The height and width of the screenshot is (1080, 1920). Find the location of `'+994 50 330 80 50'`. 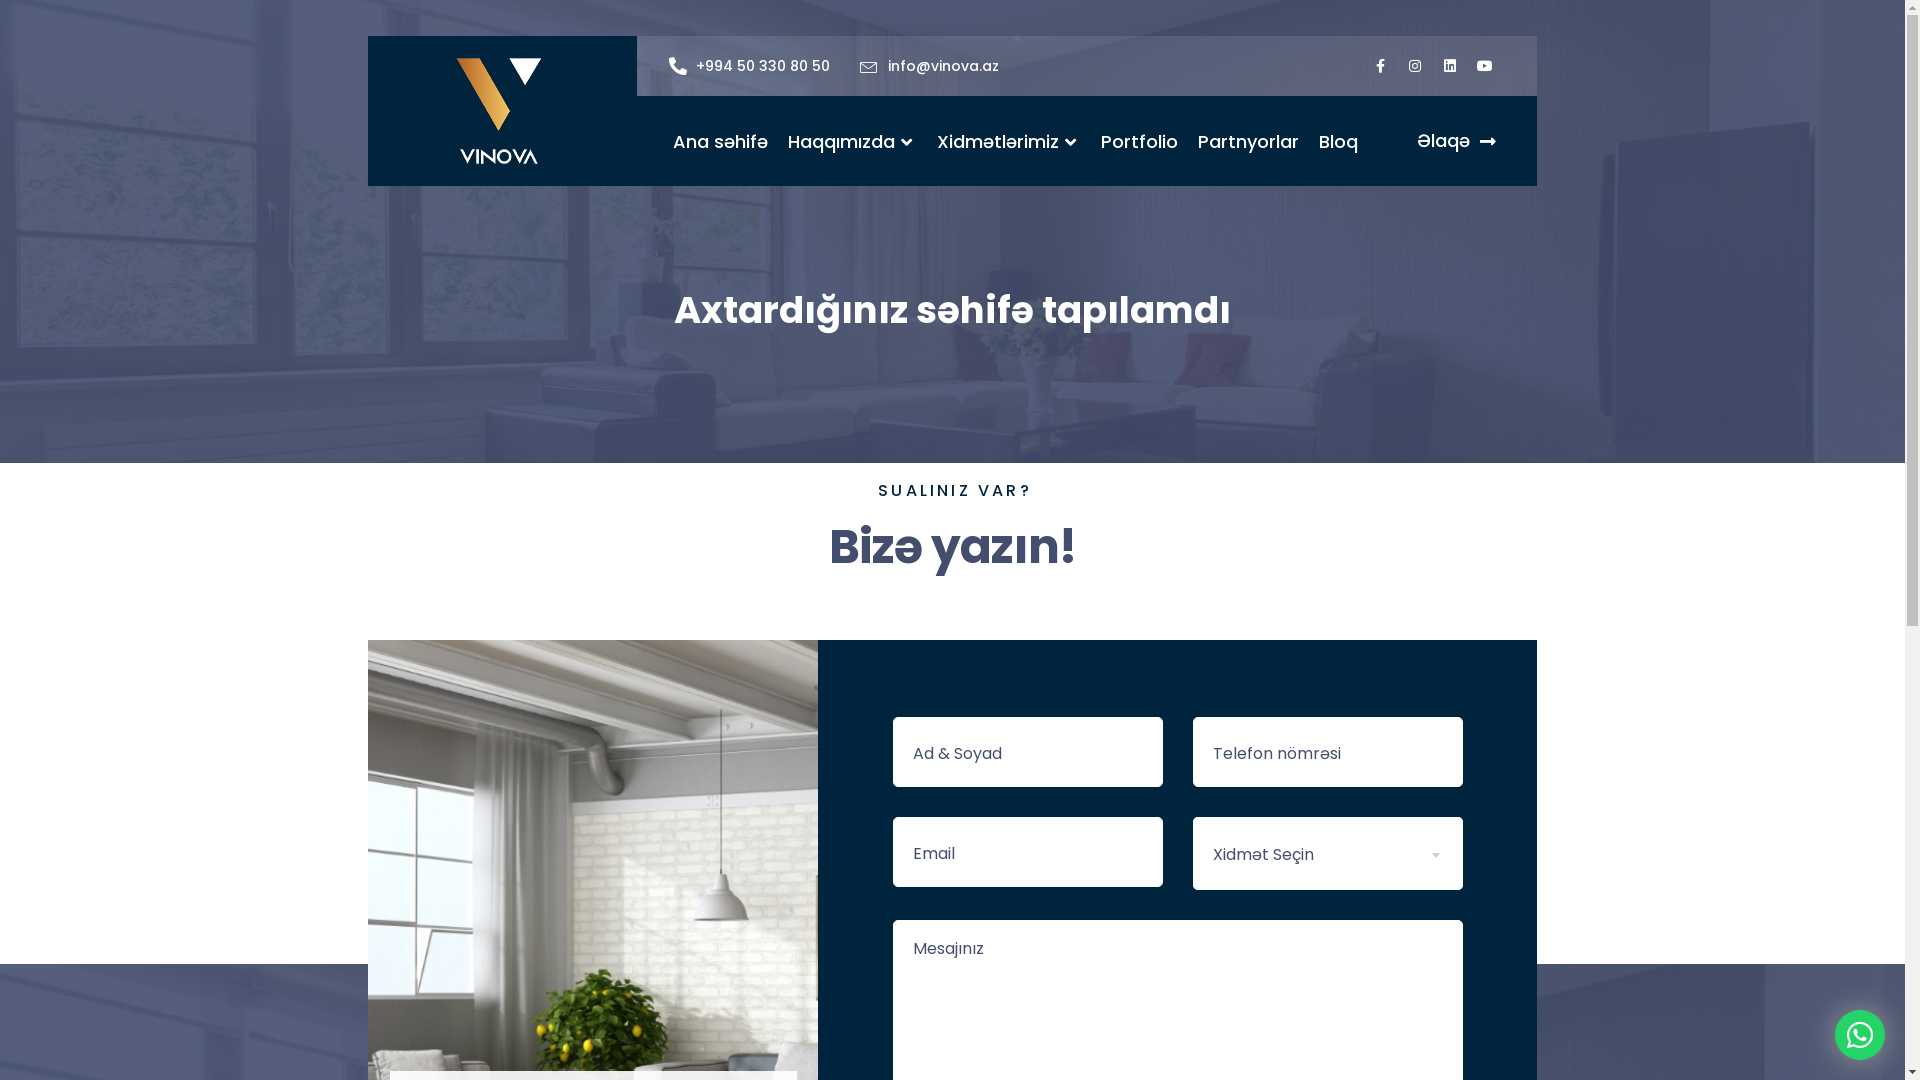

'+994 50 330 80 50' is located at coordinates (668, 64).